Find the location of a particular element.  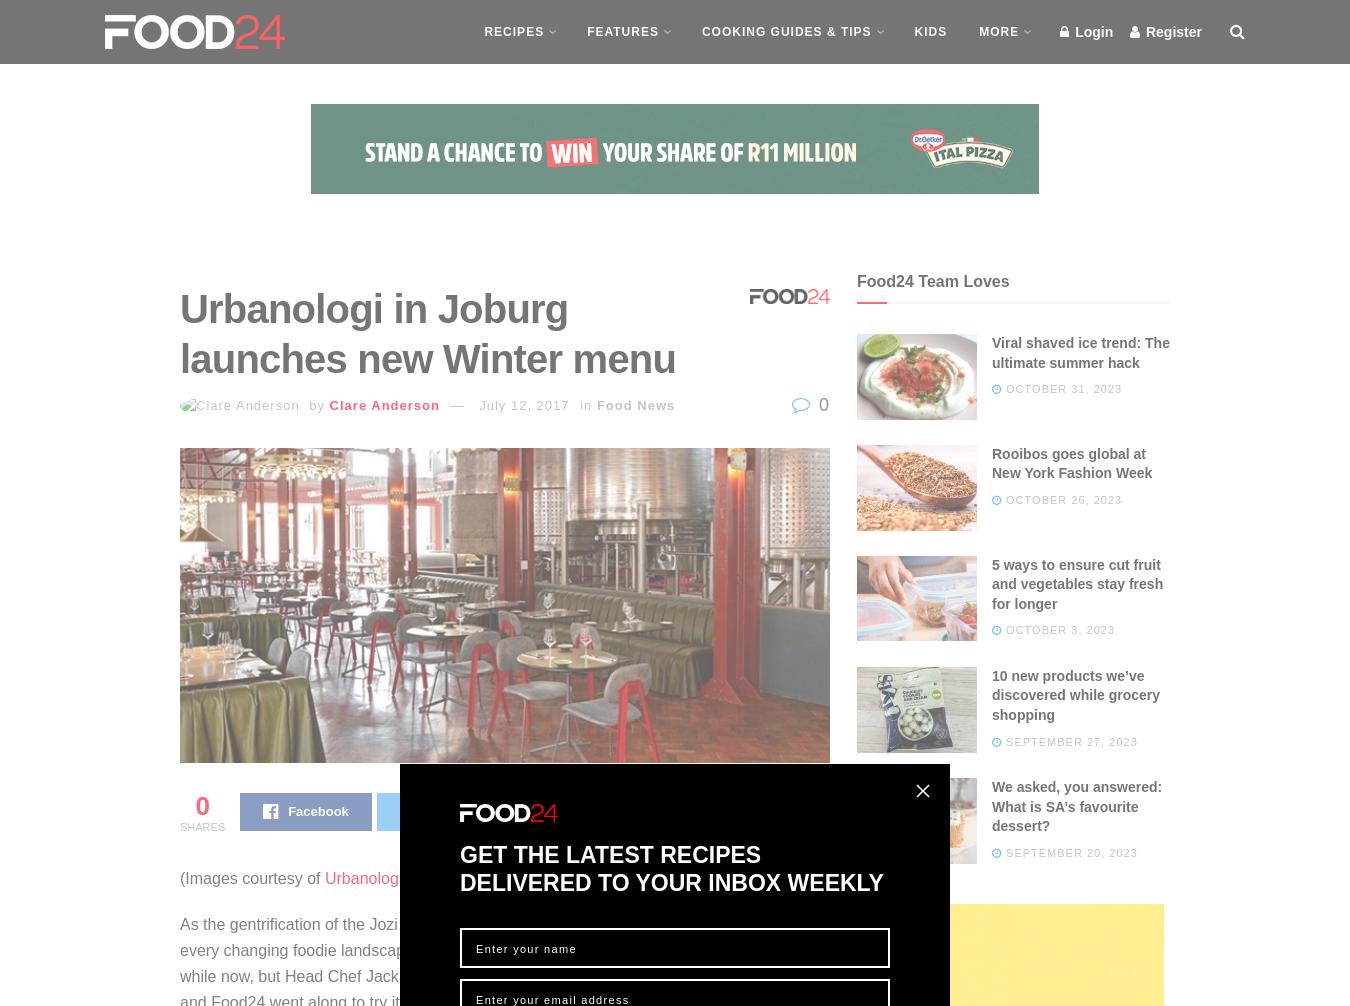

'in' is located at coordinates (586, 403).